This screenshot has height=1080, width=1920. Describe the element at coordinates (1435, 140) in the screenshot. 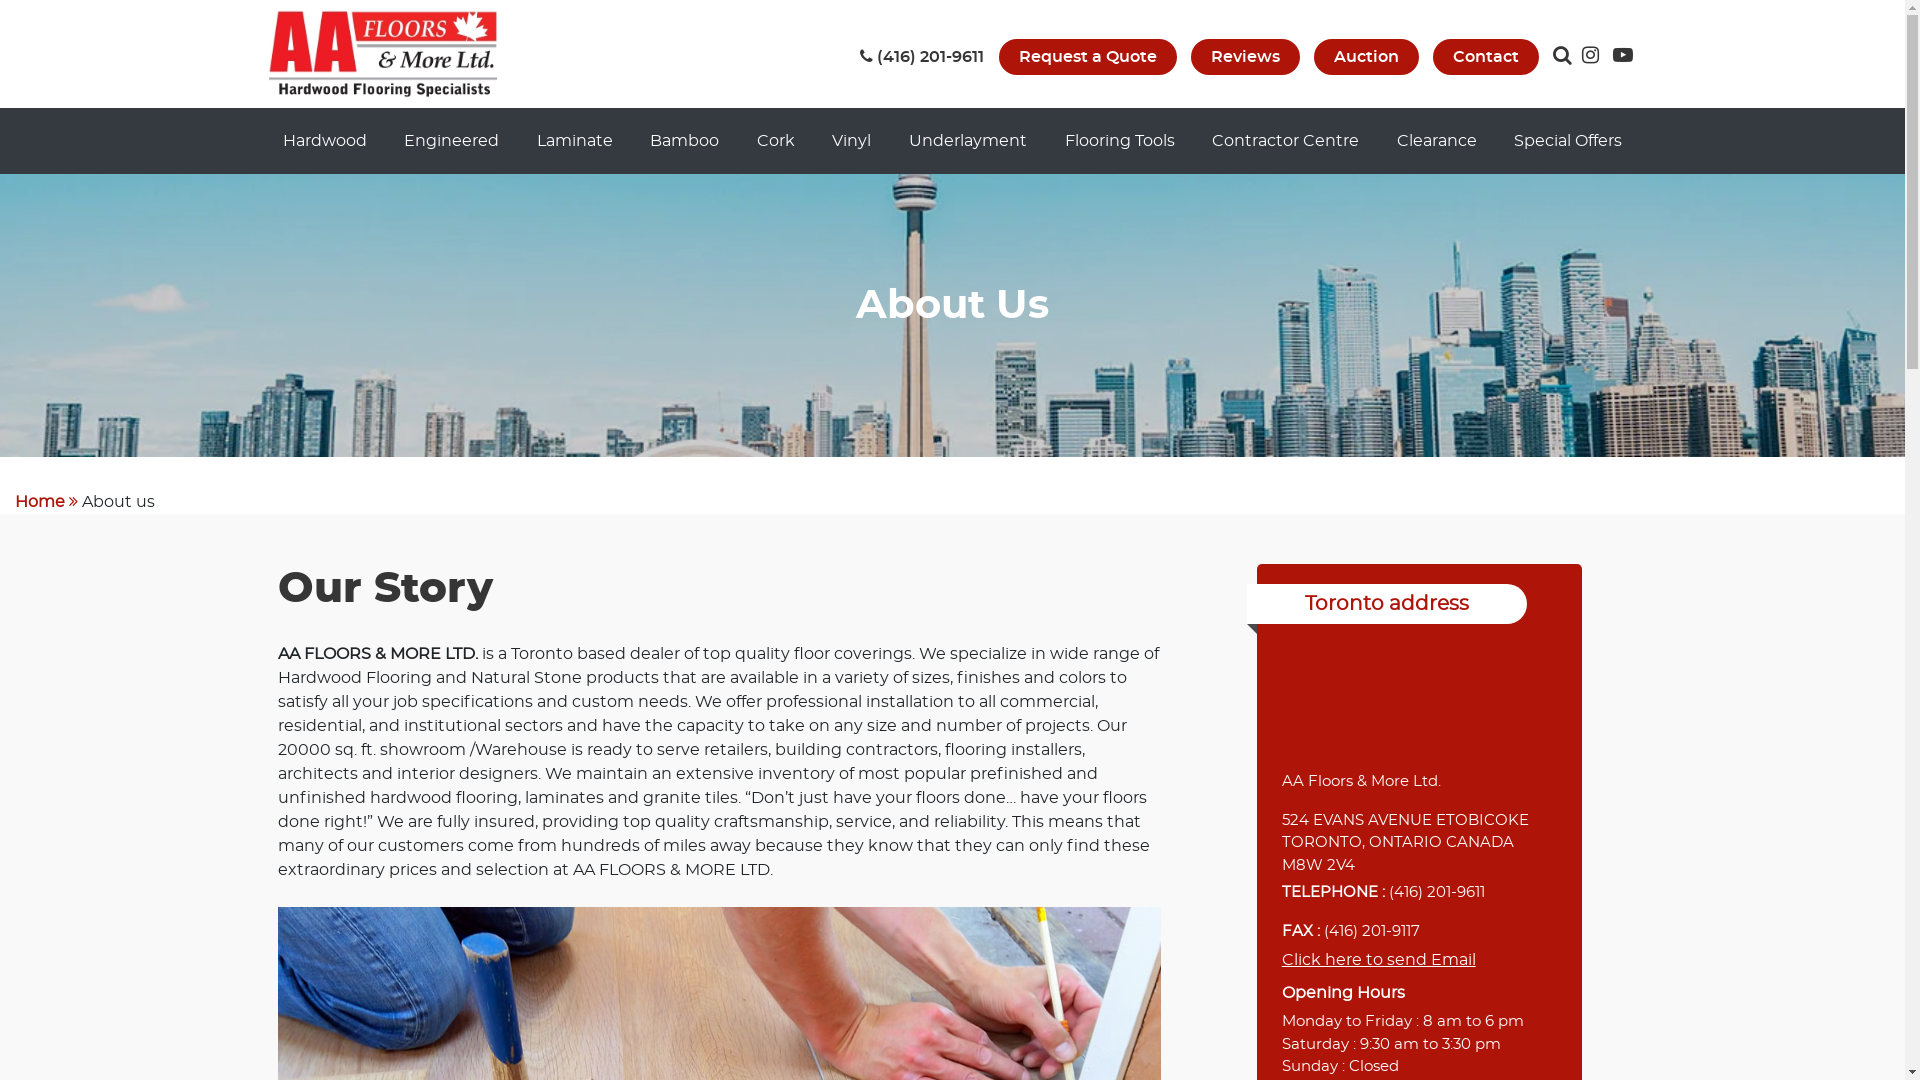

I see `'Clearance'` at that location.